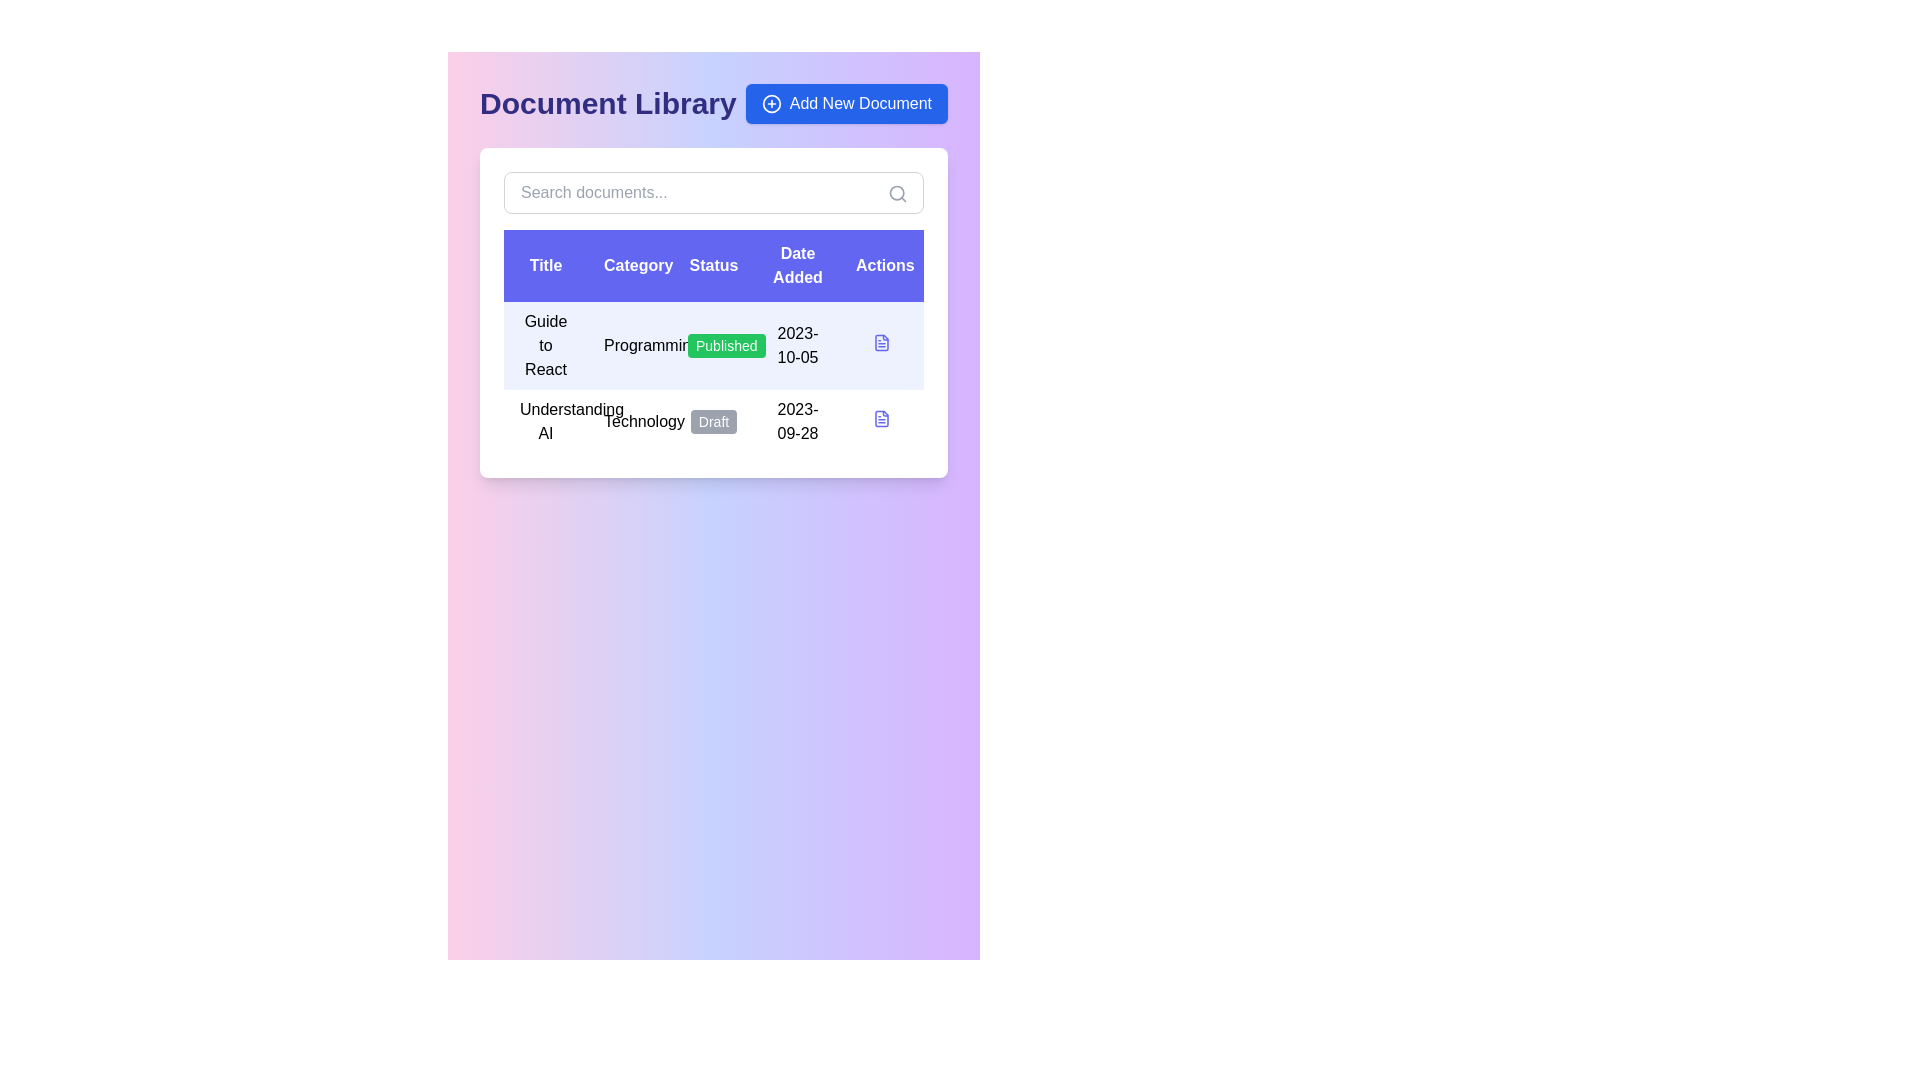 The height and width of the screenshot is (1080, 1920). What do you see at coordinates (770, 104) in the screenshot?
I see `the circular icon inside the 'Add New Document' button, which serves as a visual indicator for adding a document` at bounding box center [770, 104].